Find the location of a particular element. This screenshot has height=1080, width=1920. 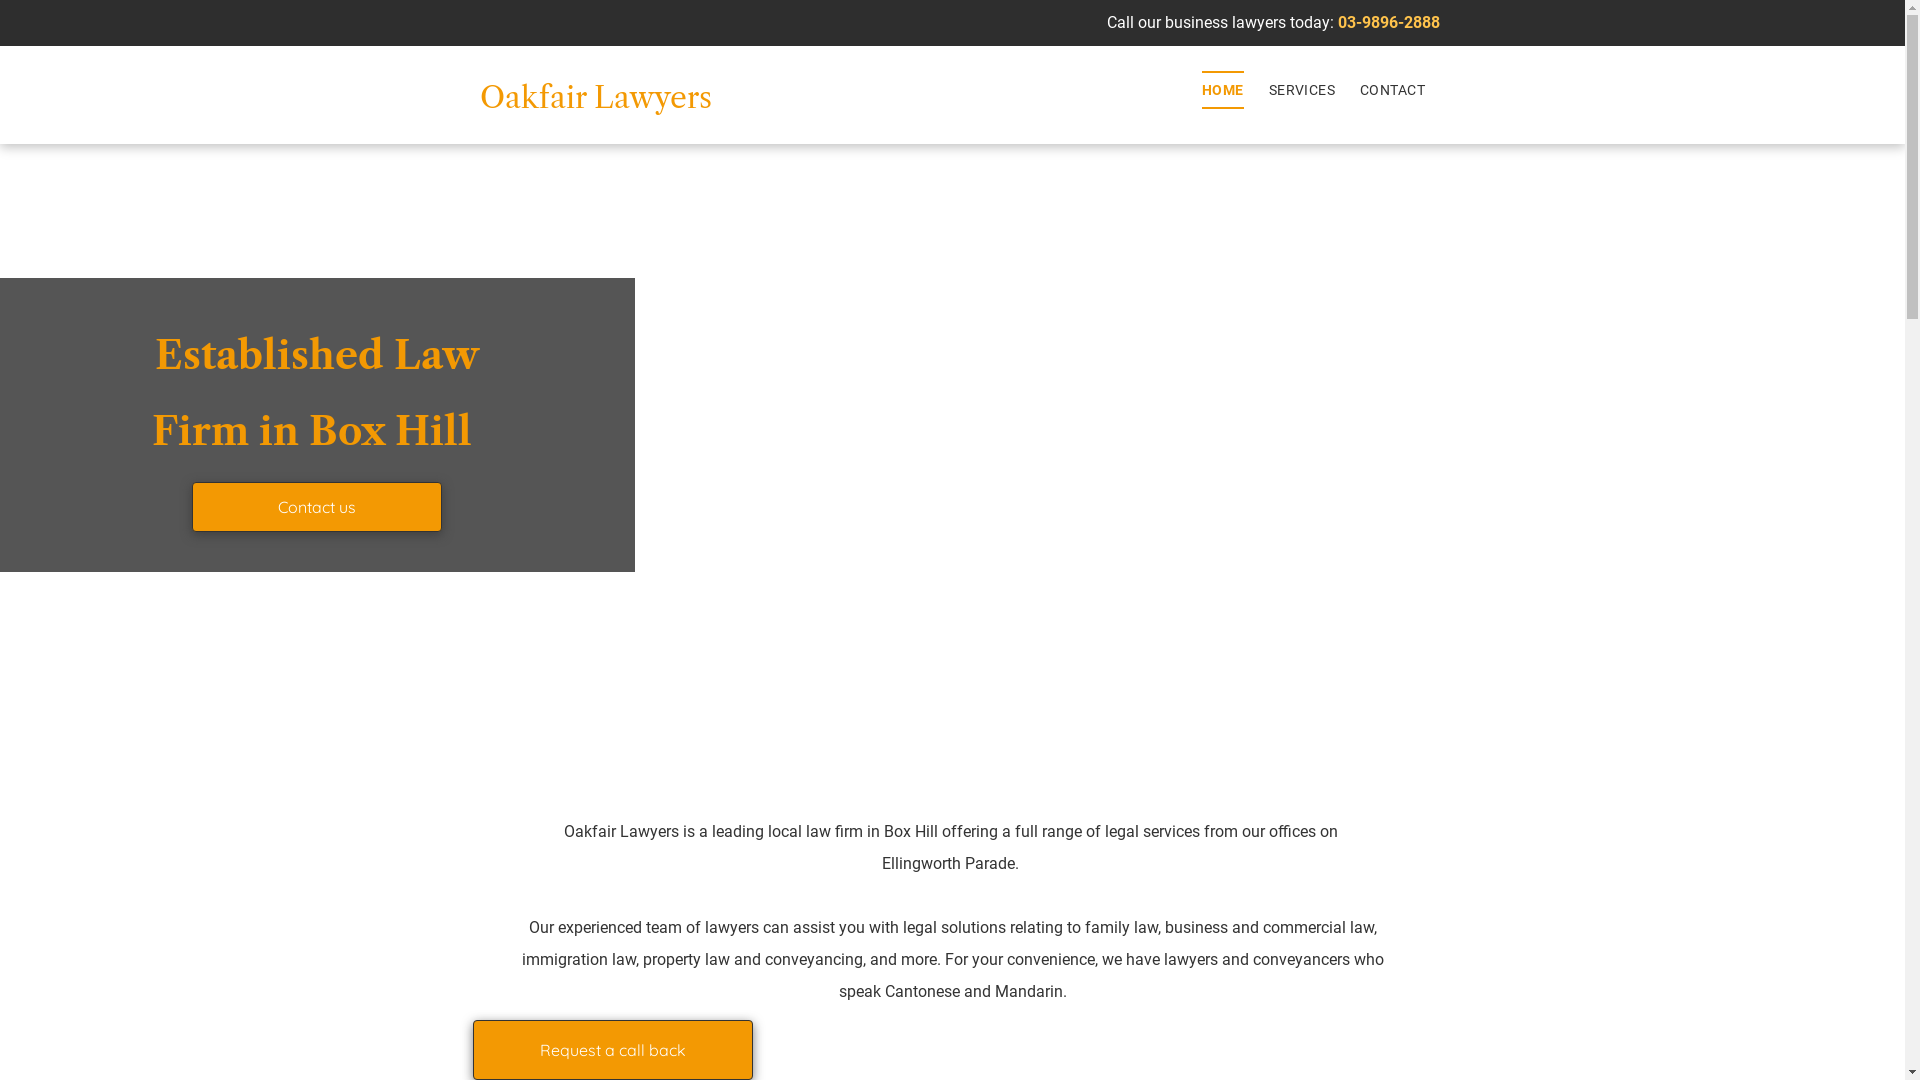

'Oakfair Lawyers' is located at coordinates (594, 97).